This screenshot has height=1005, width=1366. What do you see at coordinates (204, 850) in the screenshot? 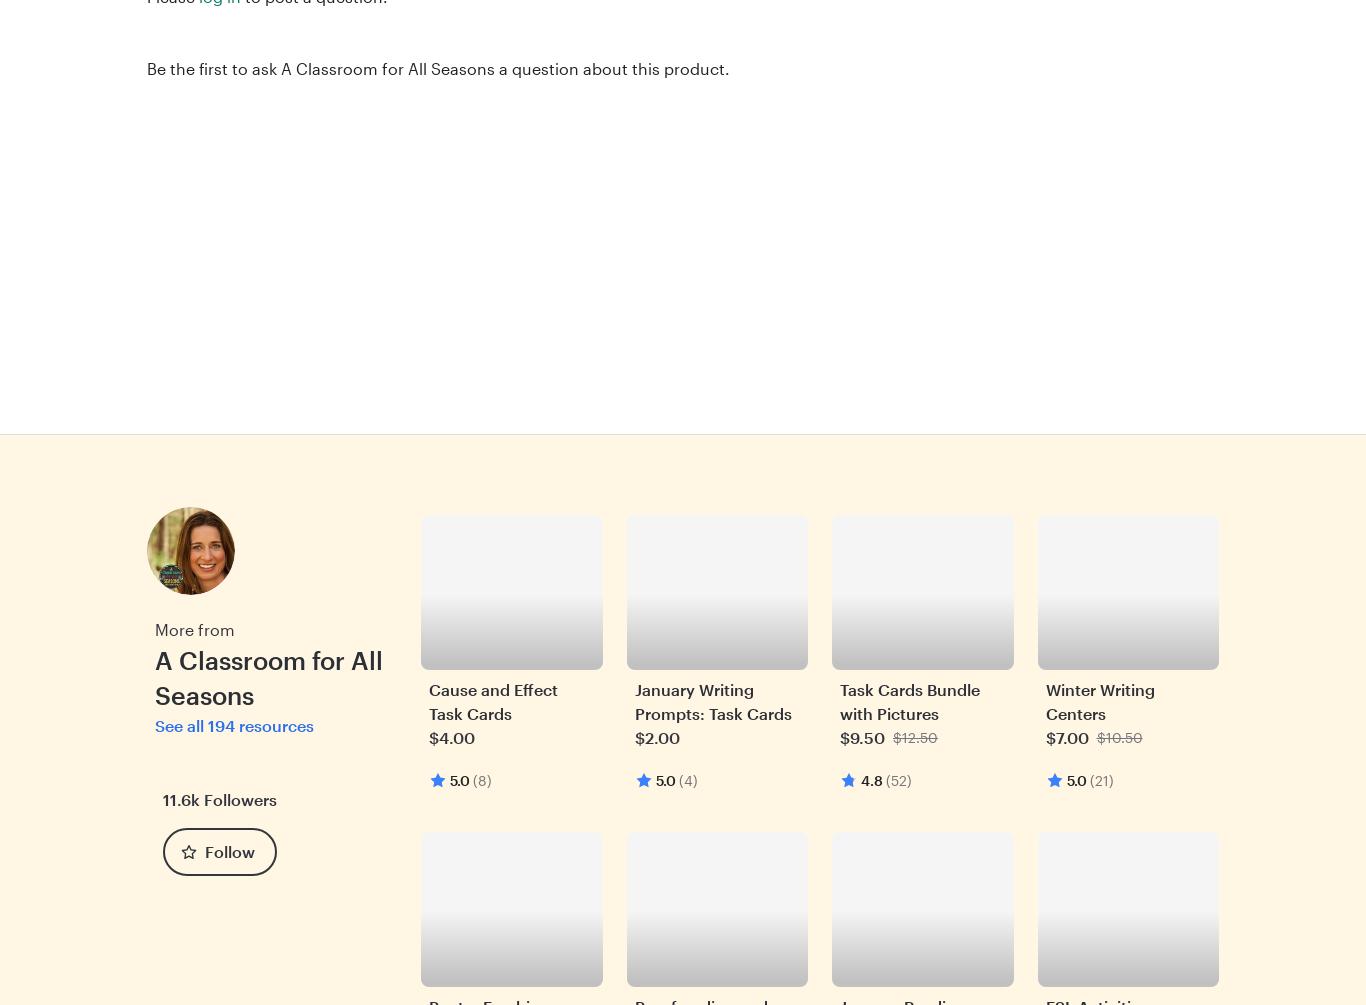
I see `'Follow'` at bounding box center [204, 850].